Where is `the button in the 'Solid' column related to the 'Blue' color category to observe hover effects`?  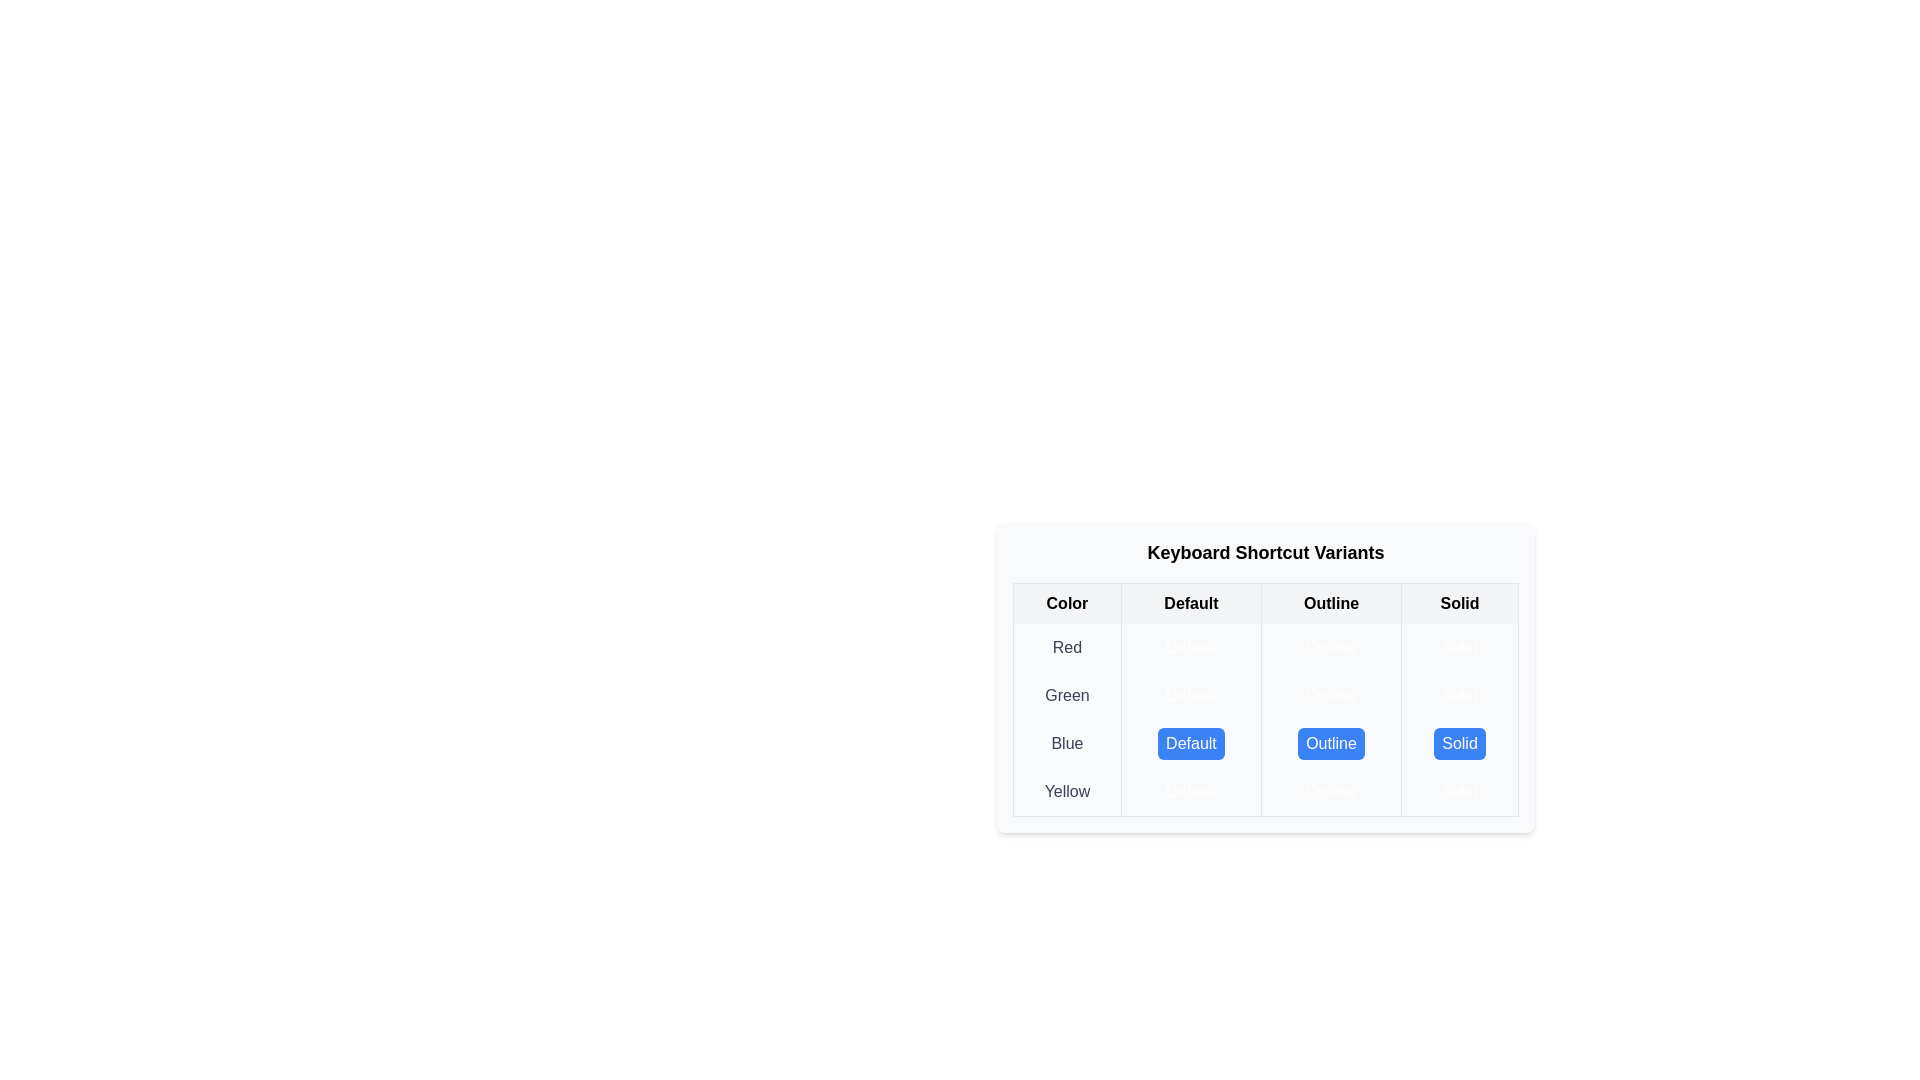 the button in the 'Solid' column related to the 'Blue' color category to observe hover effects is located at coordinates (1459, 744).